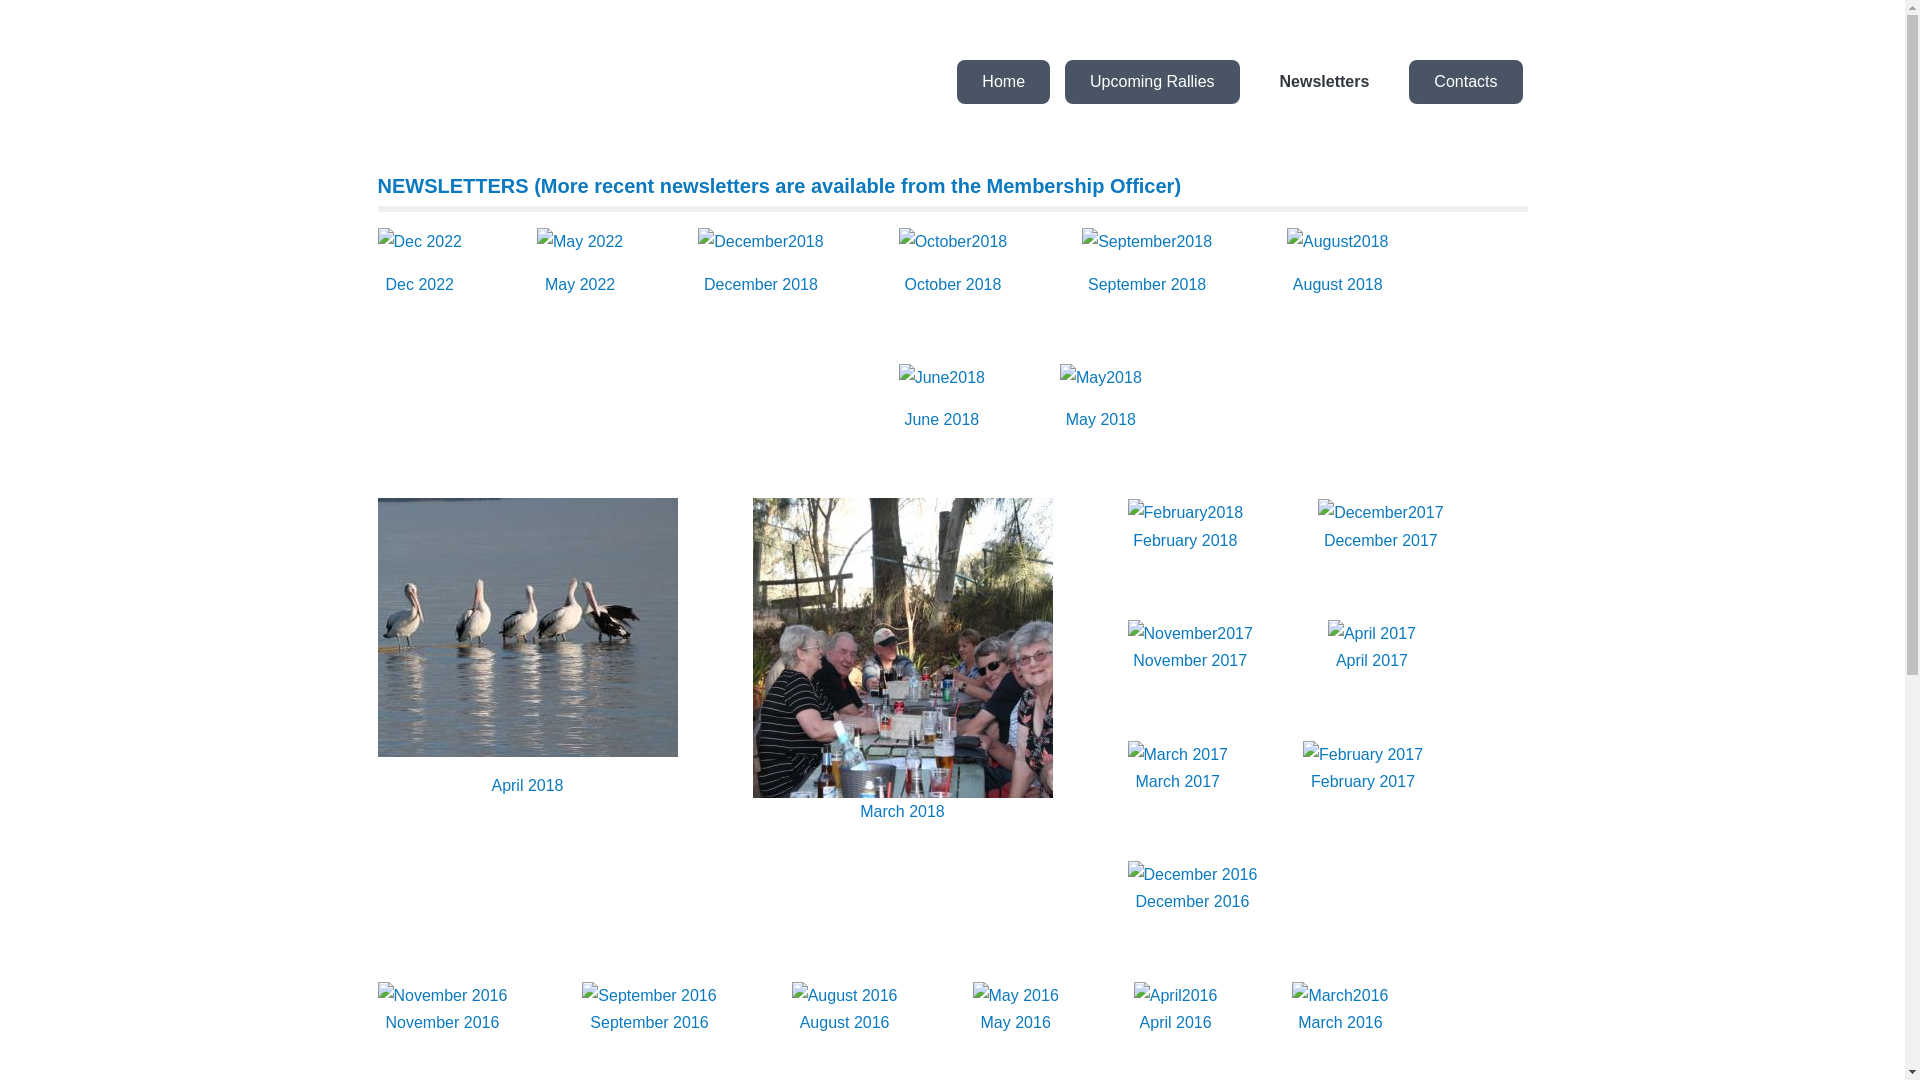 This screenshot has width=1920, height=1080. I want to click on 'March 2017', so click(1178, 780).